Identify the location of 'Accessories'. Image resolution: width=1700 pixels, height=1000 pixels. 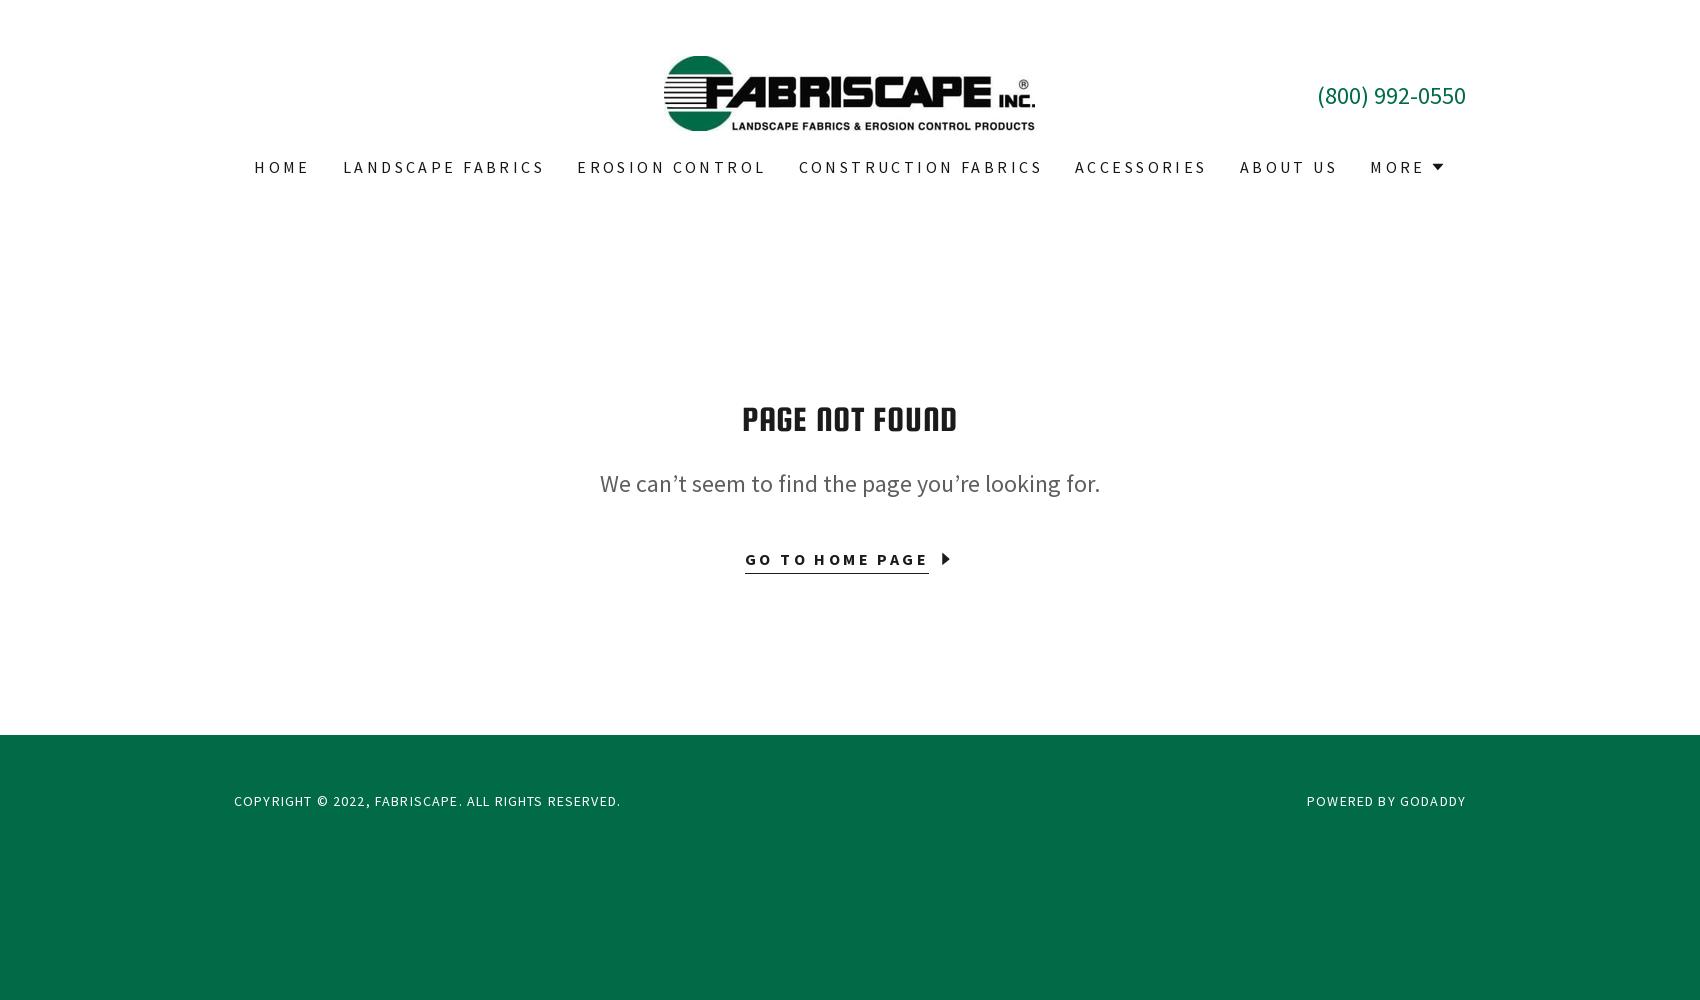
(1141, 167).